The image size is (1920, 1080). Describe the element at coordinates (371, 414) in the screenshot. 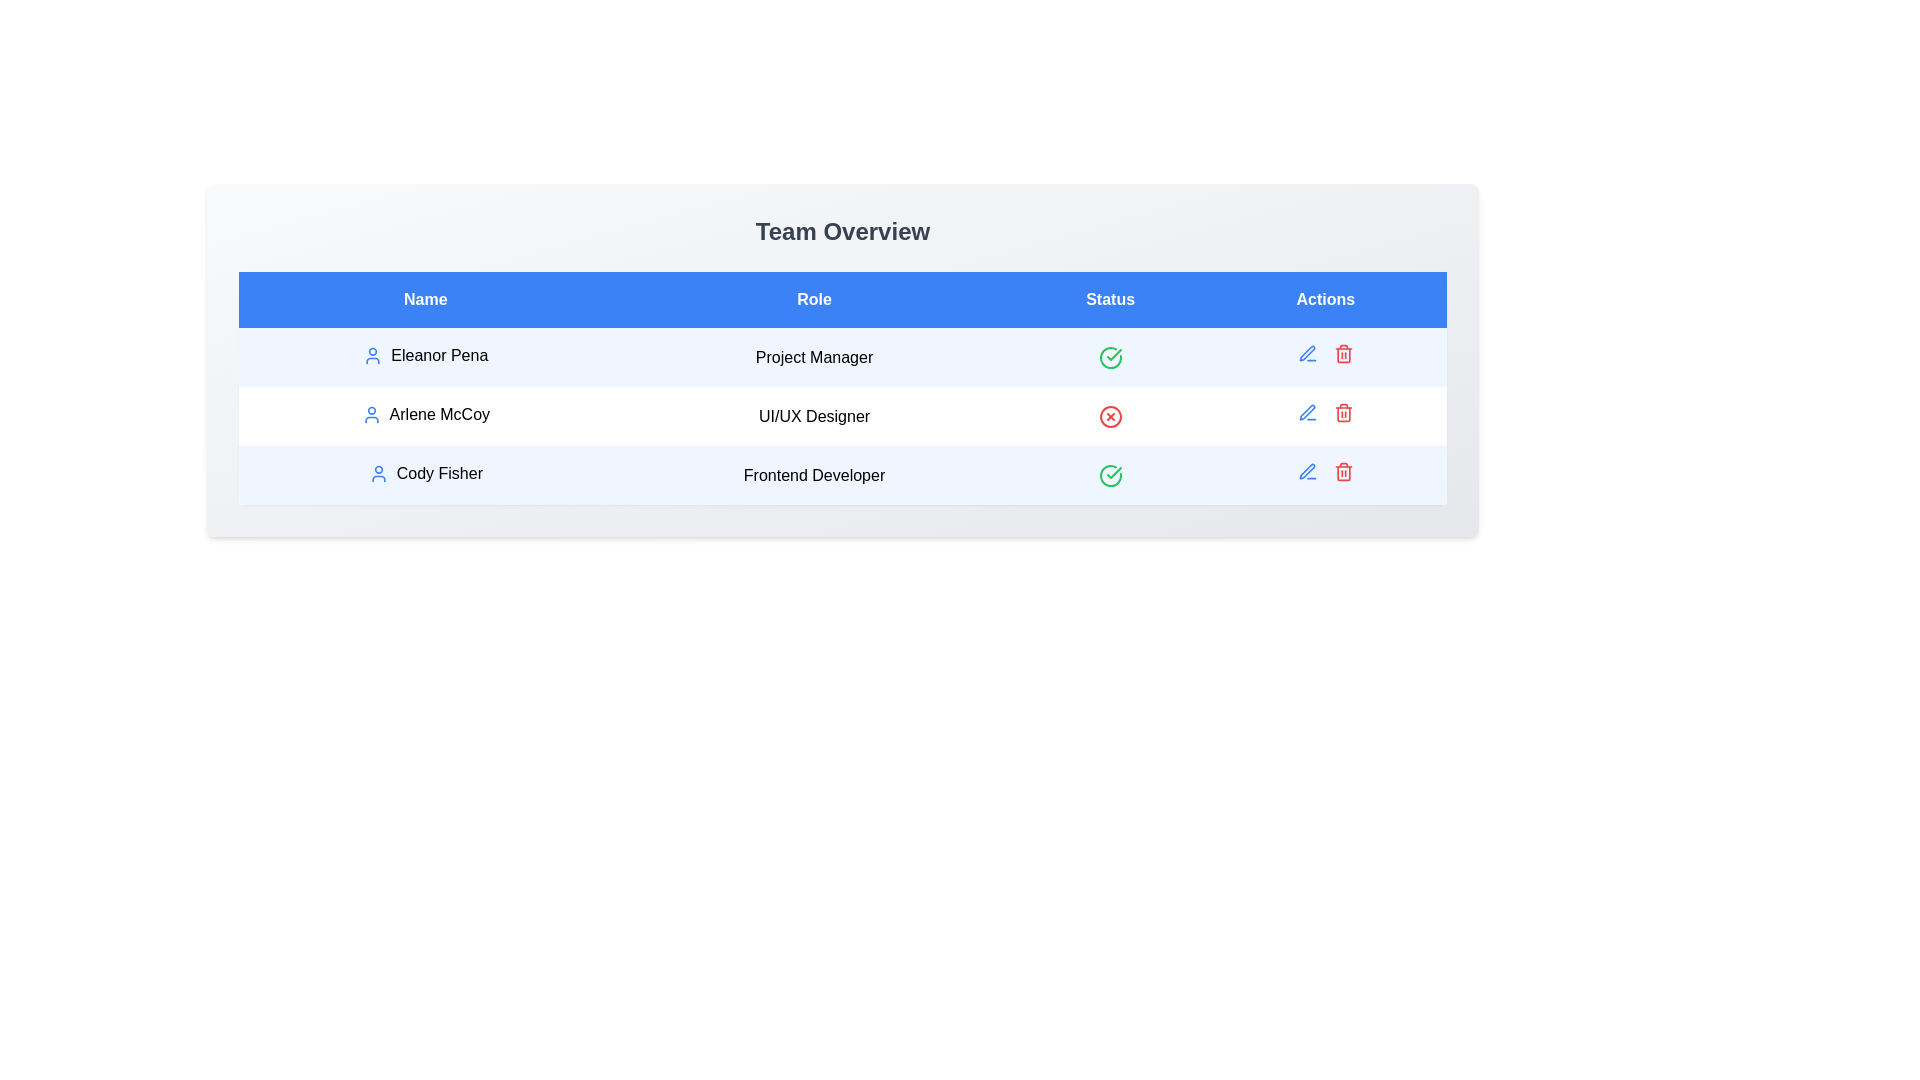

I see `the Profile icon located to the left of 'Arlene McCoy' in the second row of the table, which visually indicates the user's identity` at that location.